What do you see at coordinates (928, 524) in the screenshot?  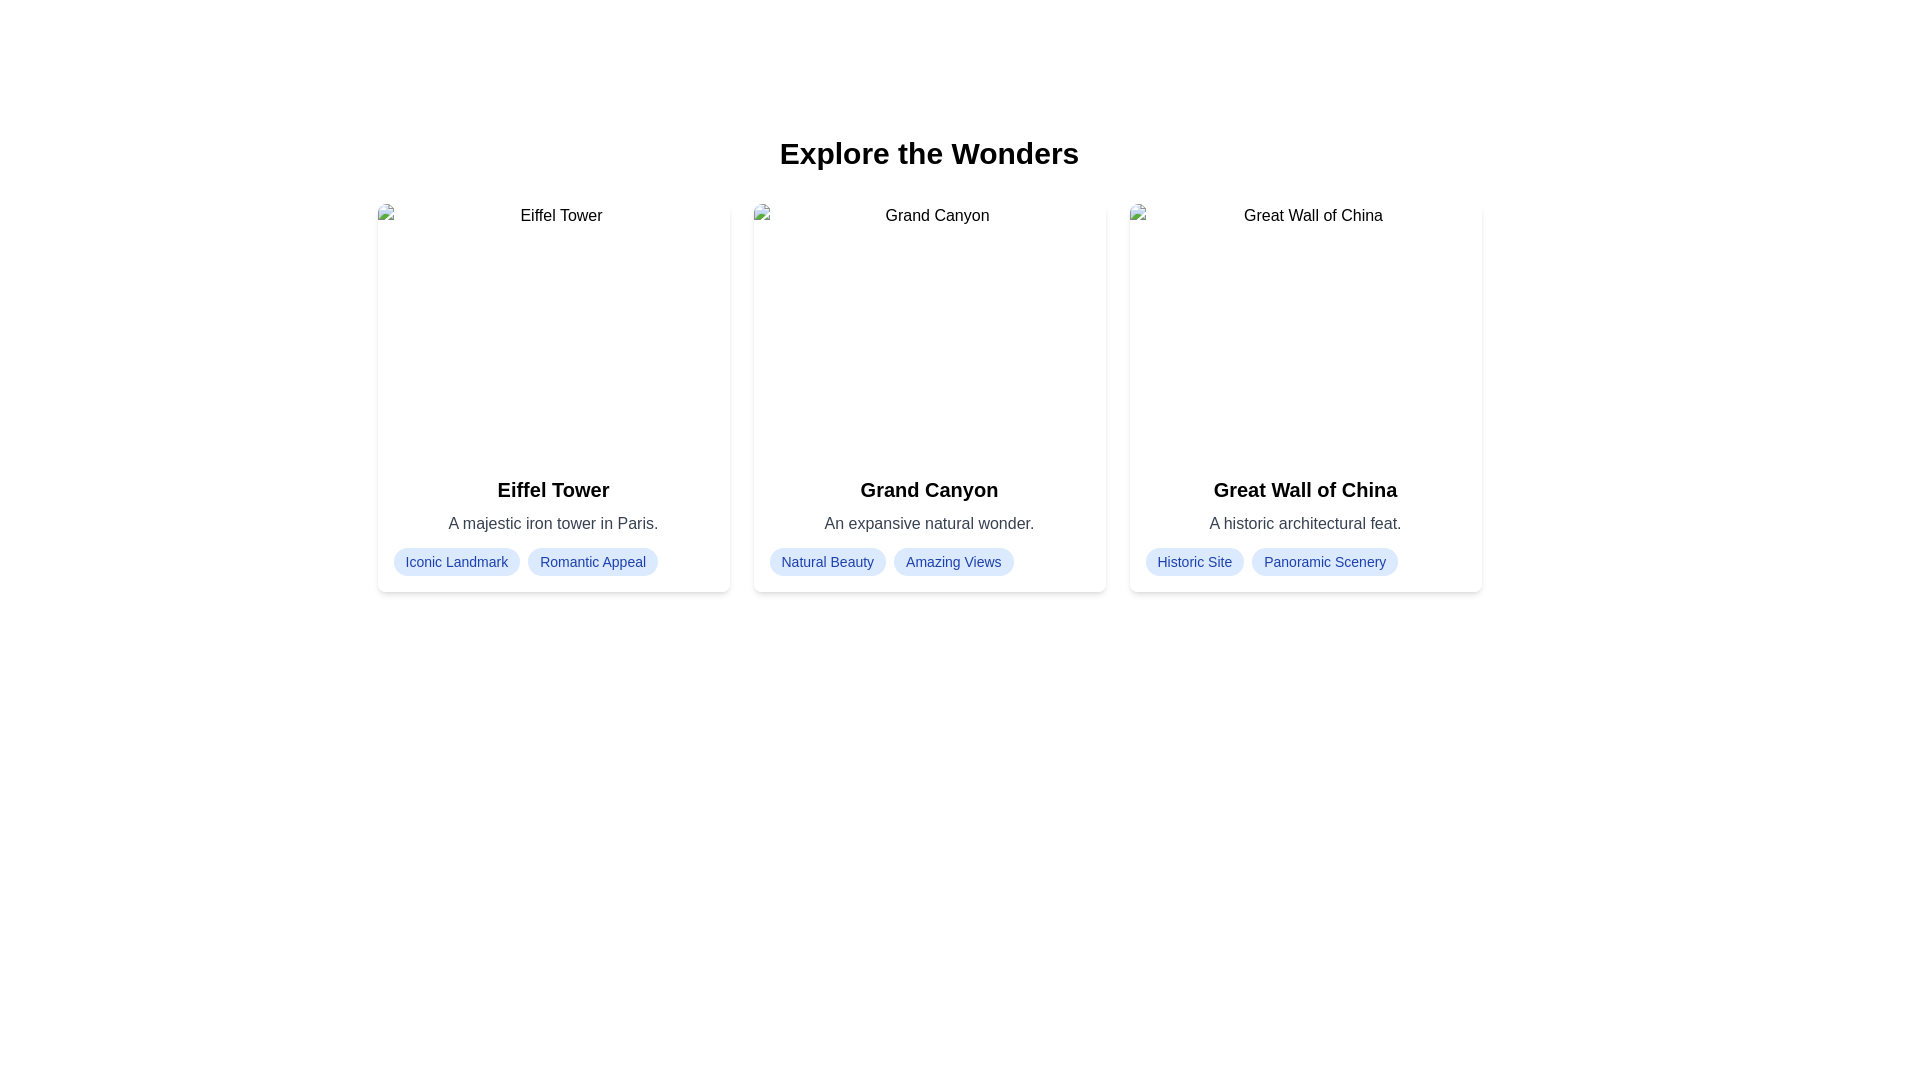 I see `title and description of the informational card about the Grand Canyon, which is the second card in a horizontal list of three cards` at bounding box center [928, 524].